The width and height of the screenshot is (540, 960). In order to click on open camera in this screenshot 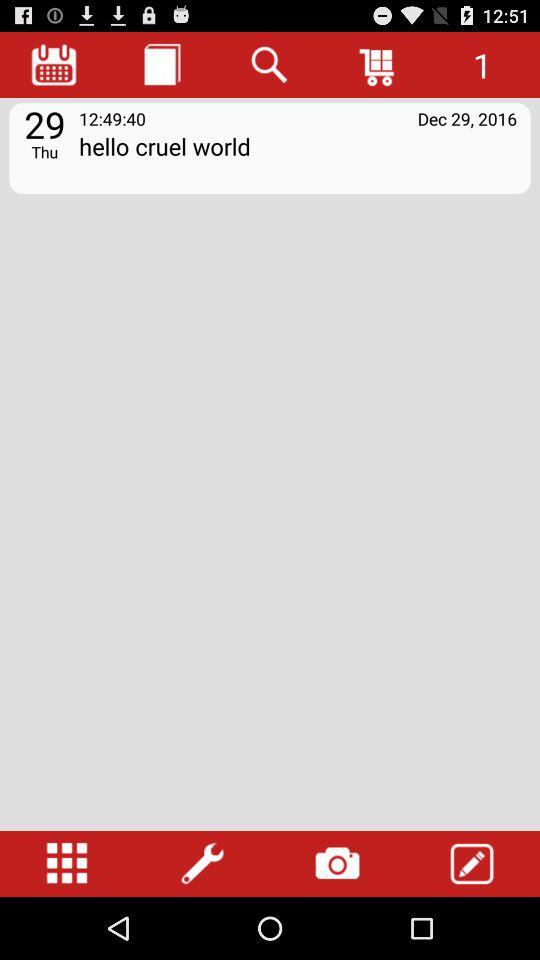, I will do `click(337, 863)`.